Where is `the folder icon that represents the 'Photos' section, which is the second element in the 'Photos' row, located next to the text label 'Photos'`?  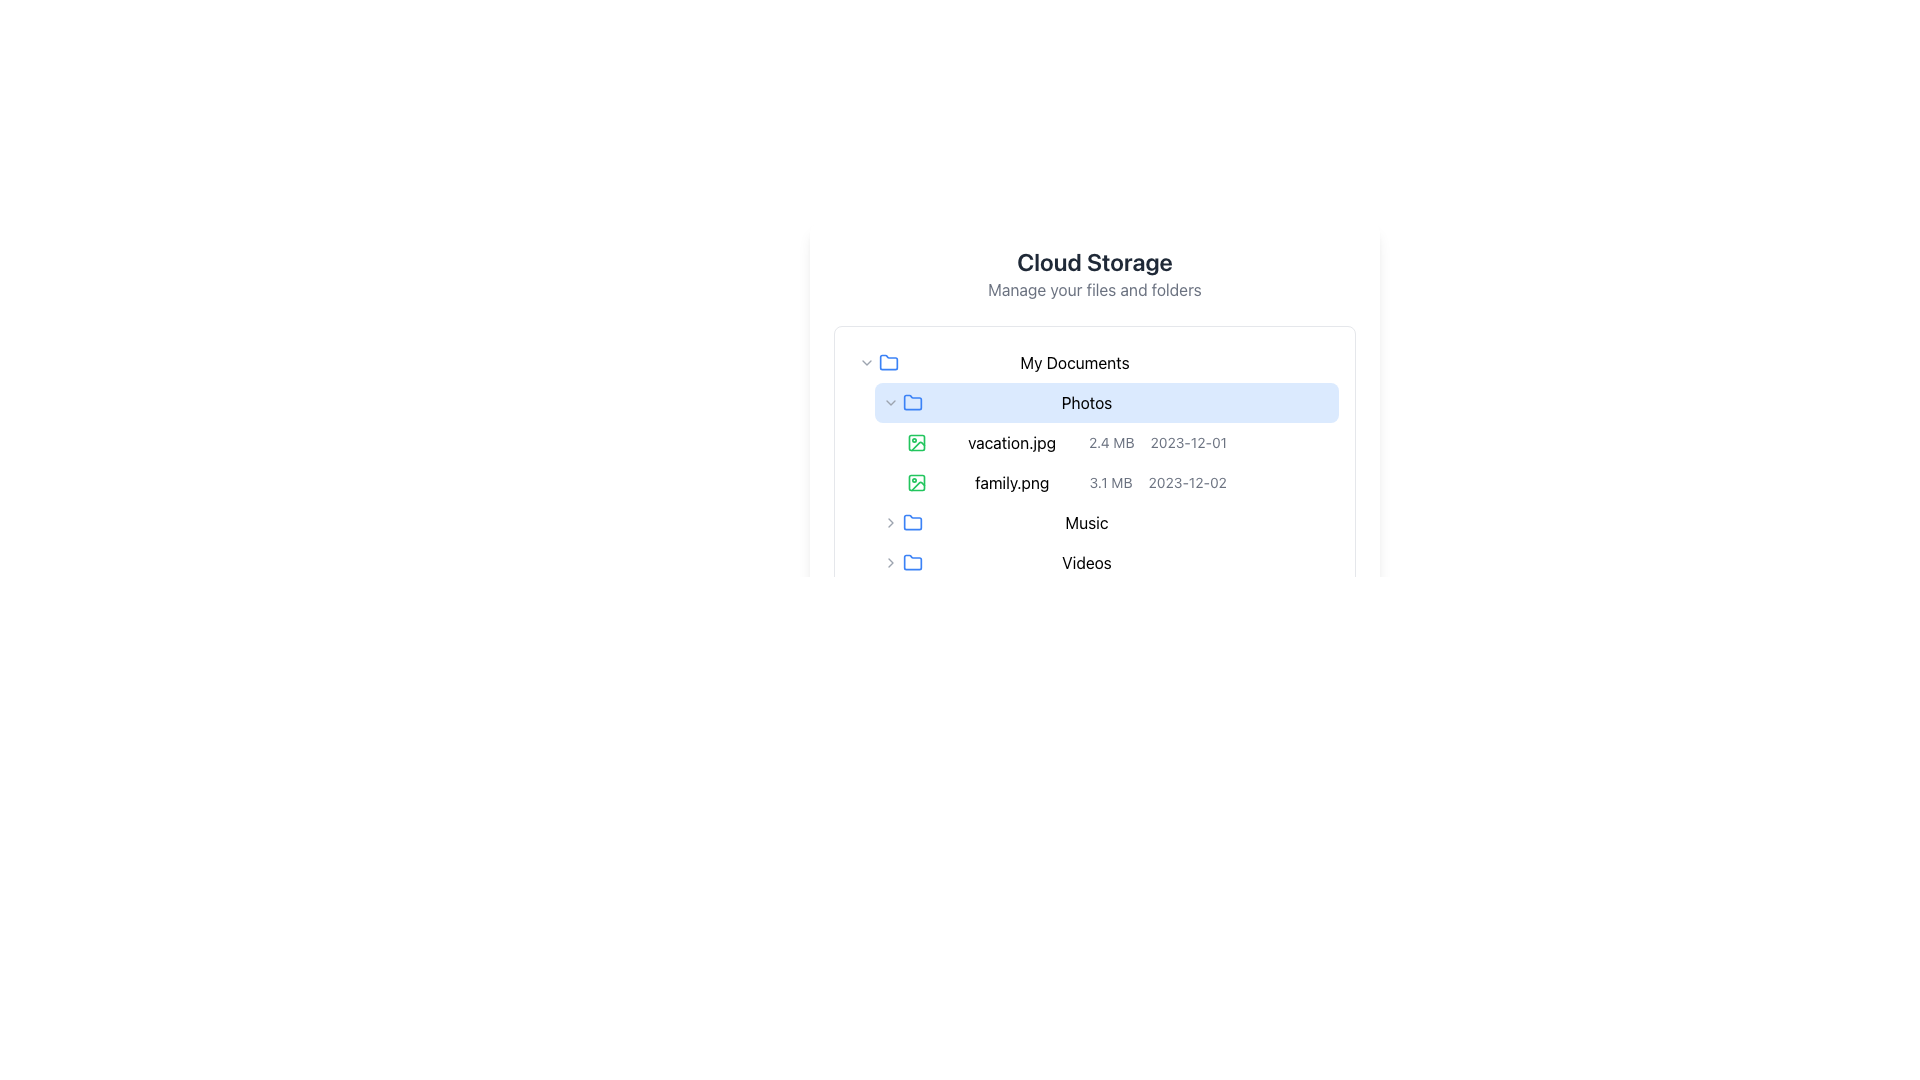 the folder icon that represents the 'Photos' section, which is the second element in the 'Photos' row, located next to the text label 'Photos' is located at coordinates (911, 402).